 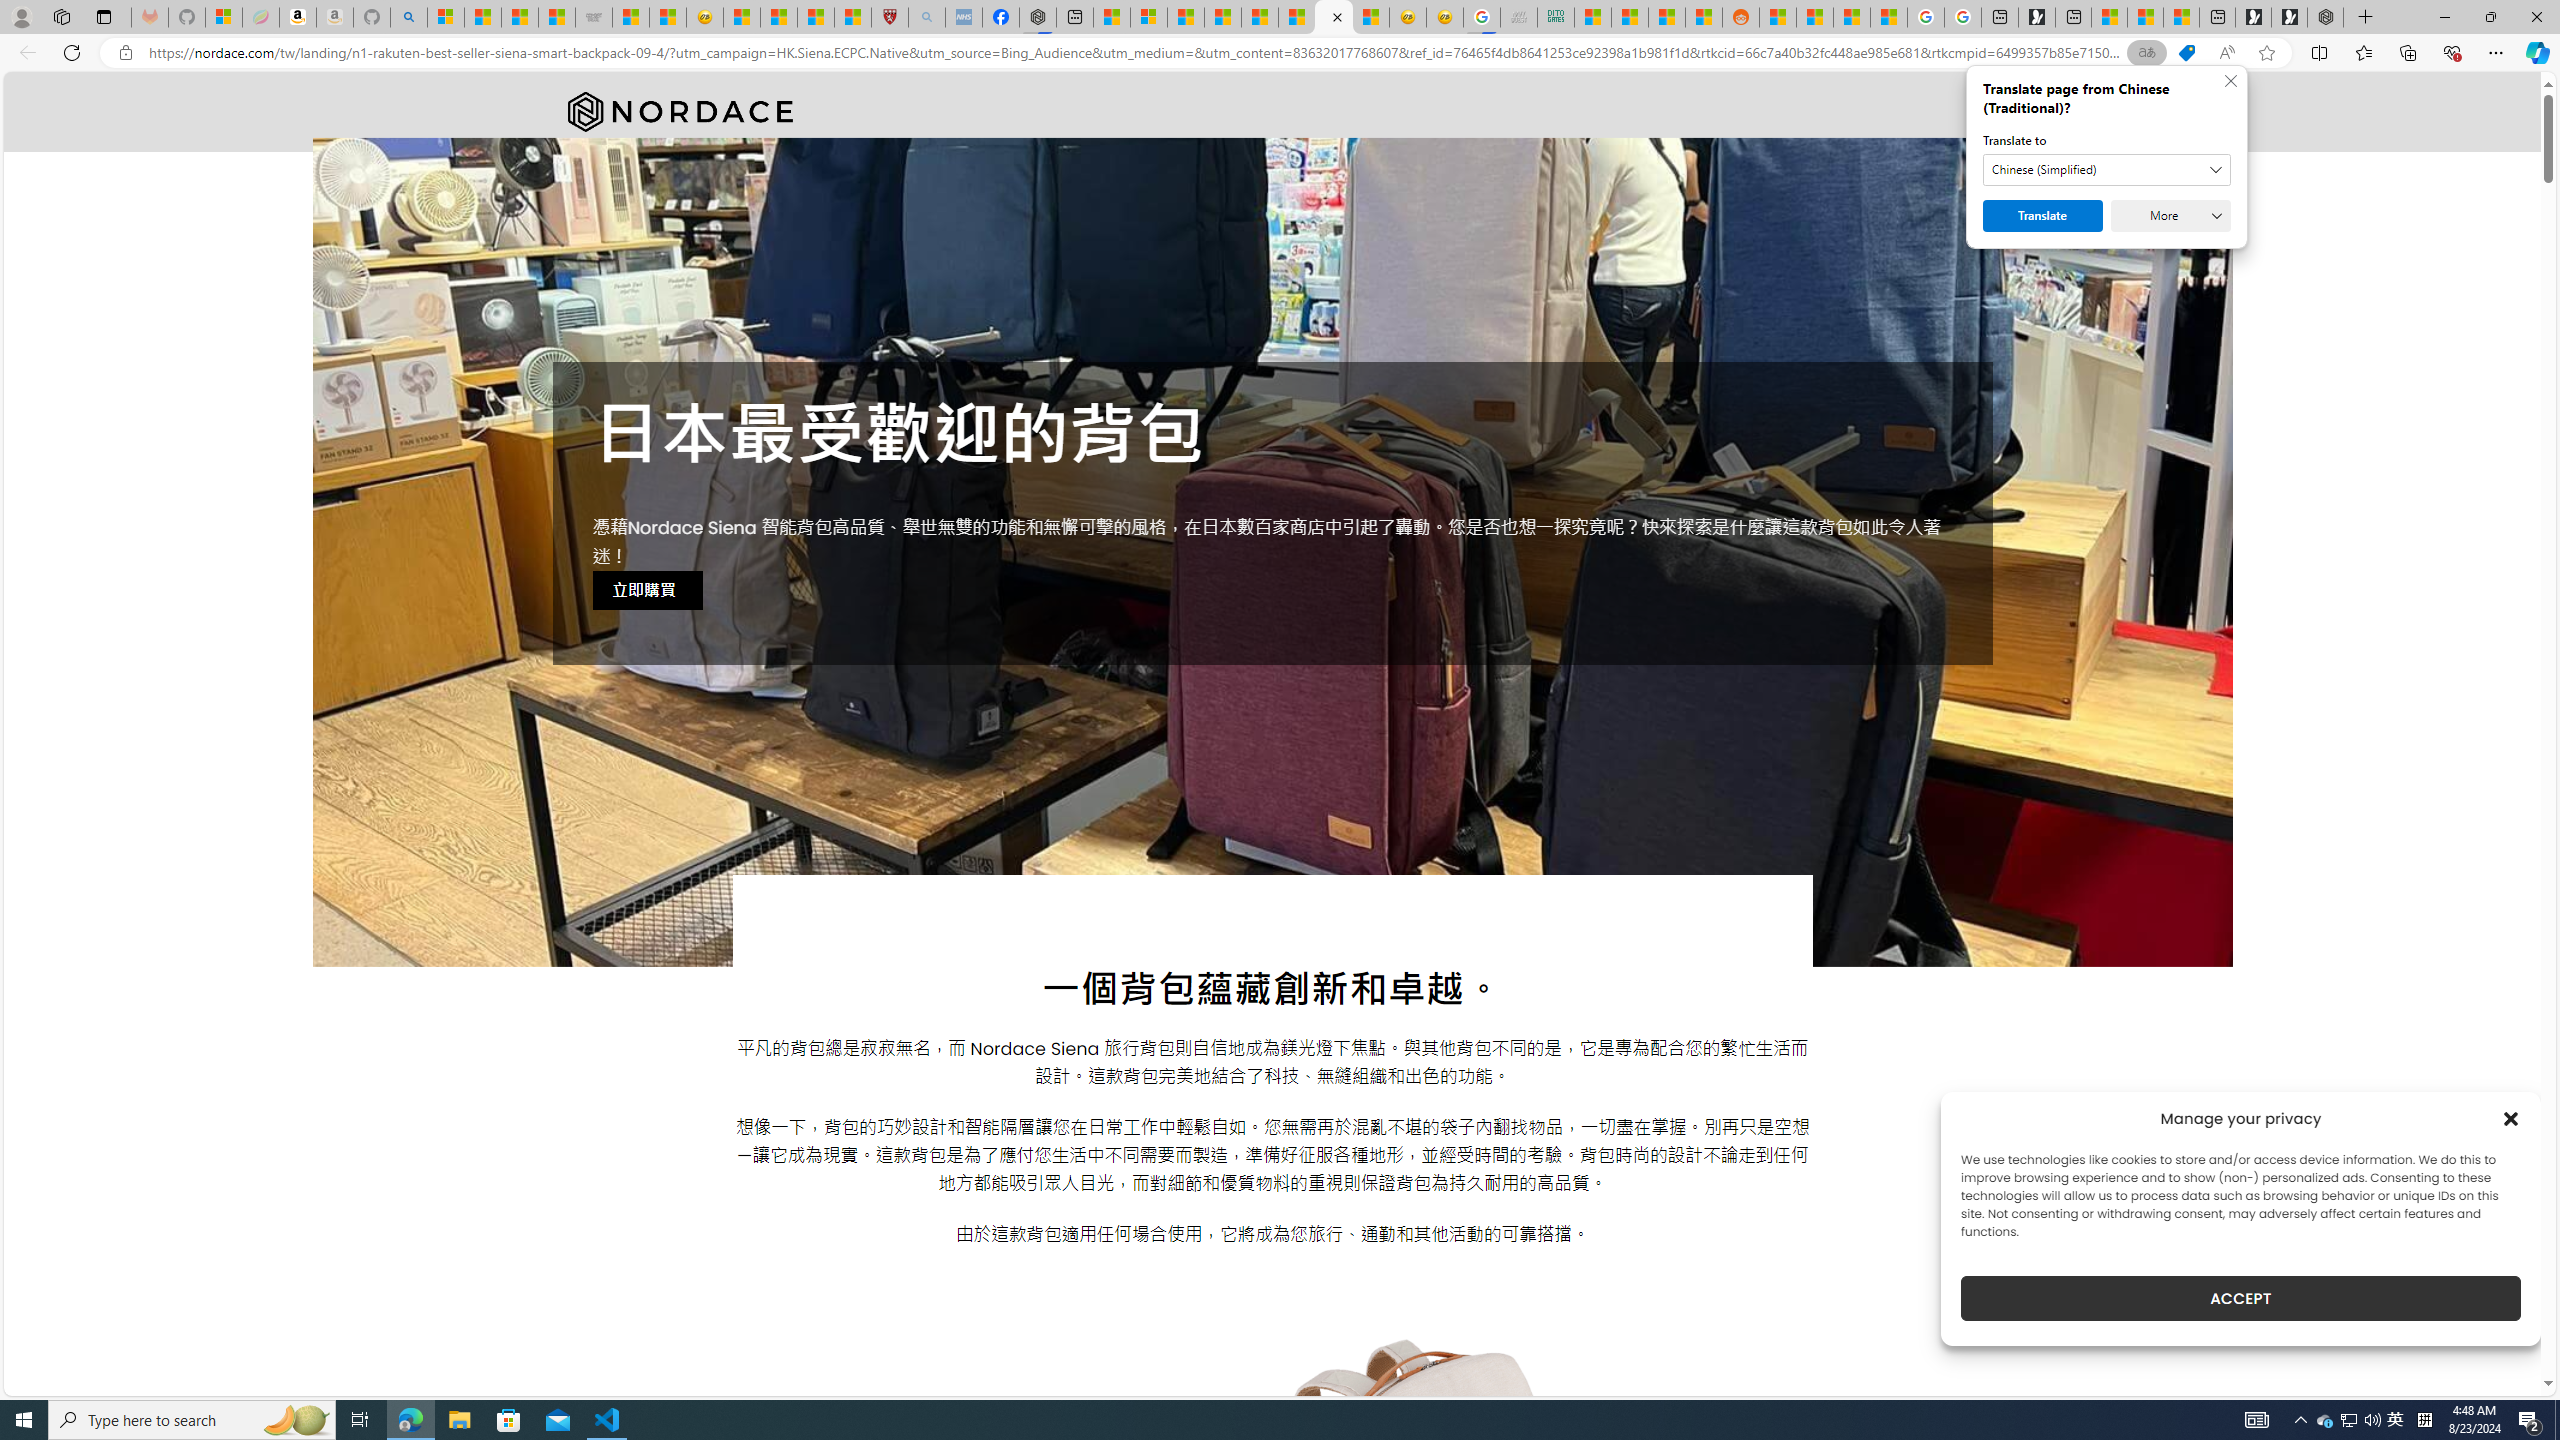 I want to click on 'These 3 Stocks Pay You More Than 5% to Own Them', so click(x=2180, y=16).